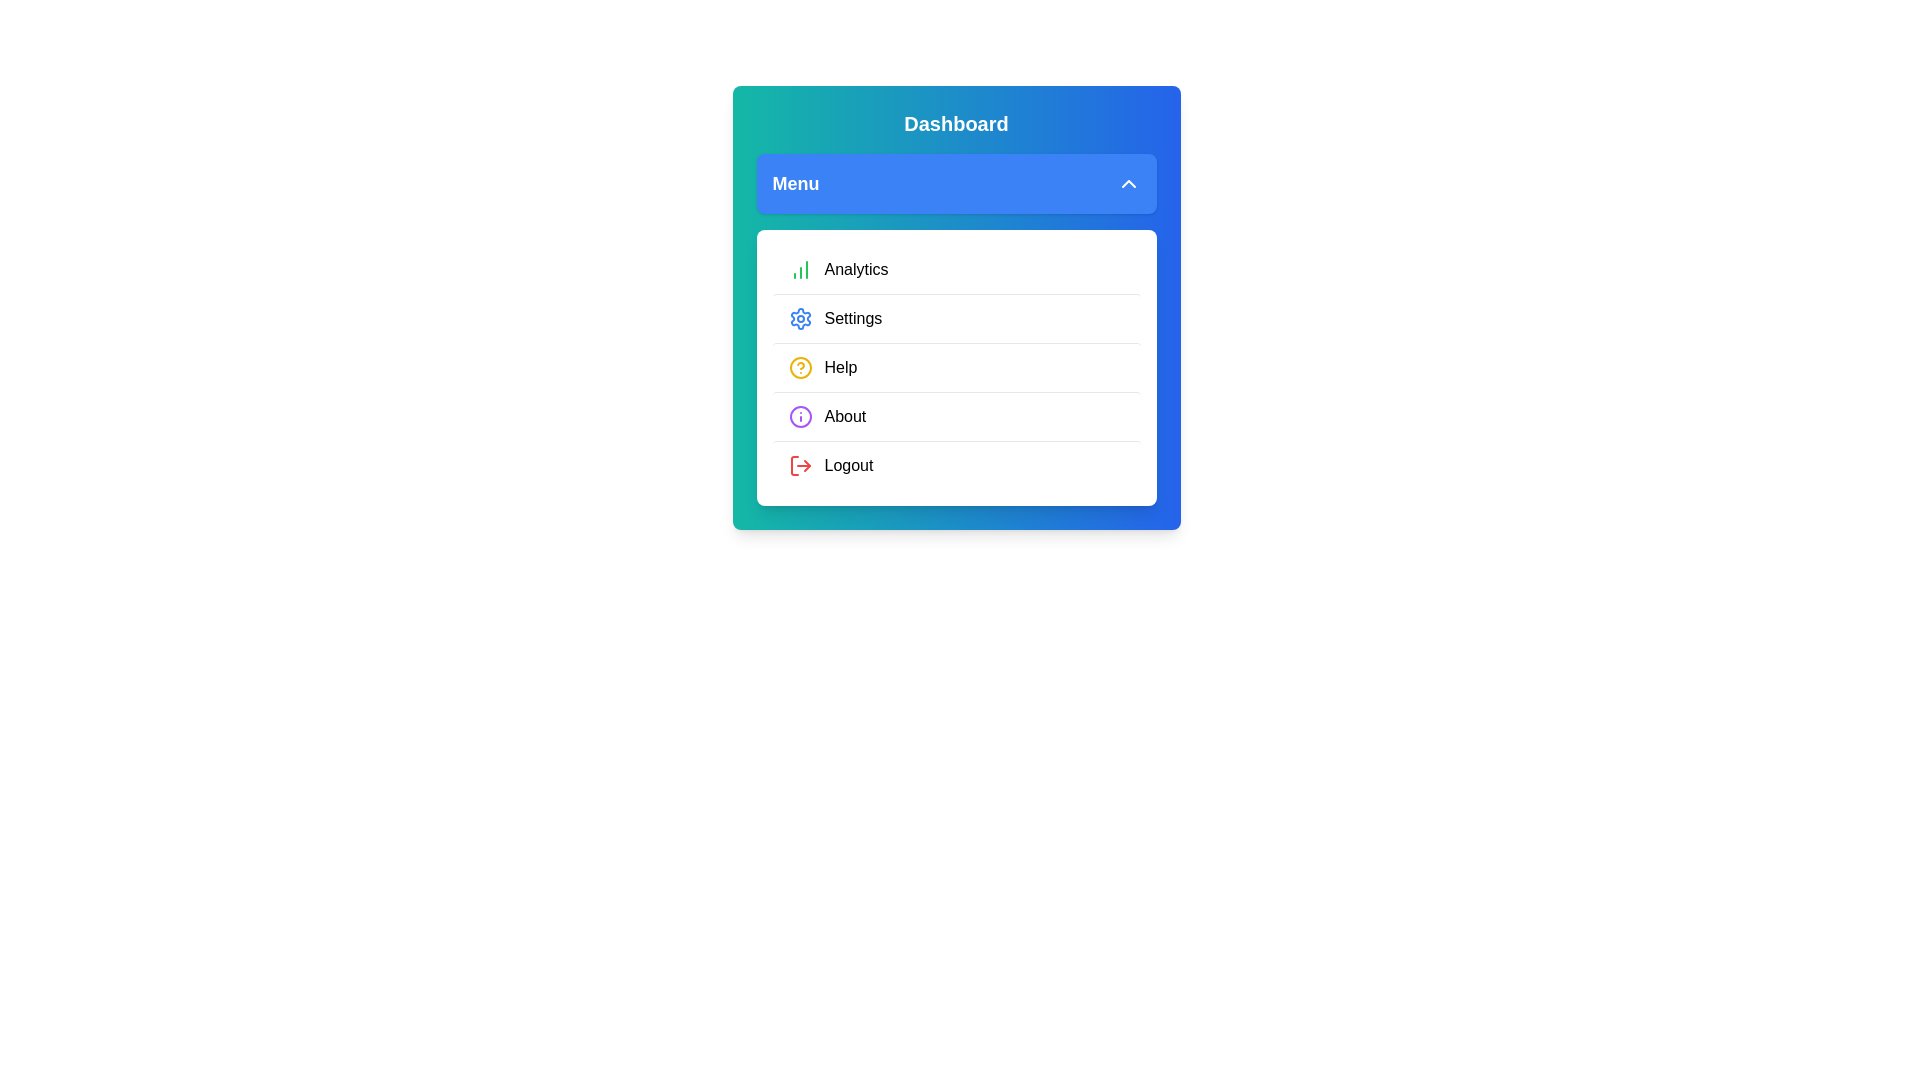 The image size is (1920, 1080). What do you see at coordinates (849, 466) in the screenshot?
I see `the logout button labeled 'Menu' located at the bottom of the dropdown menu under 'Dashboard' for possible additional interactions` at bounding box center [849, 466].